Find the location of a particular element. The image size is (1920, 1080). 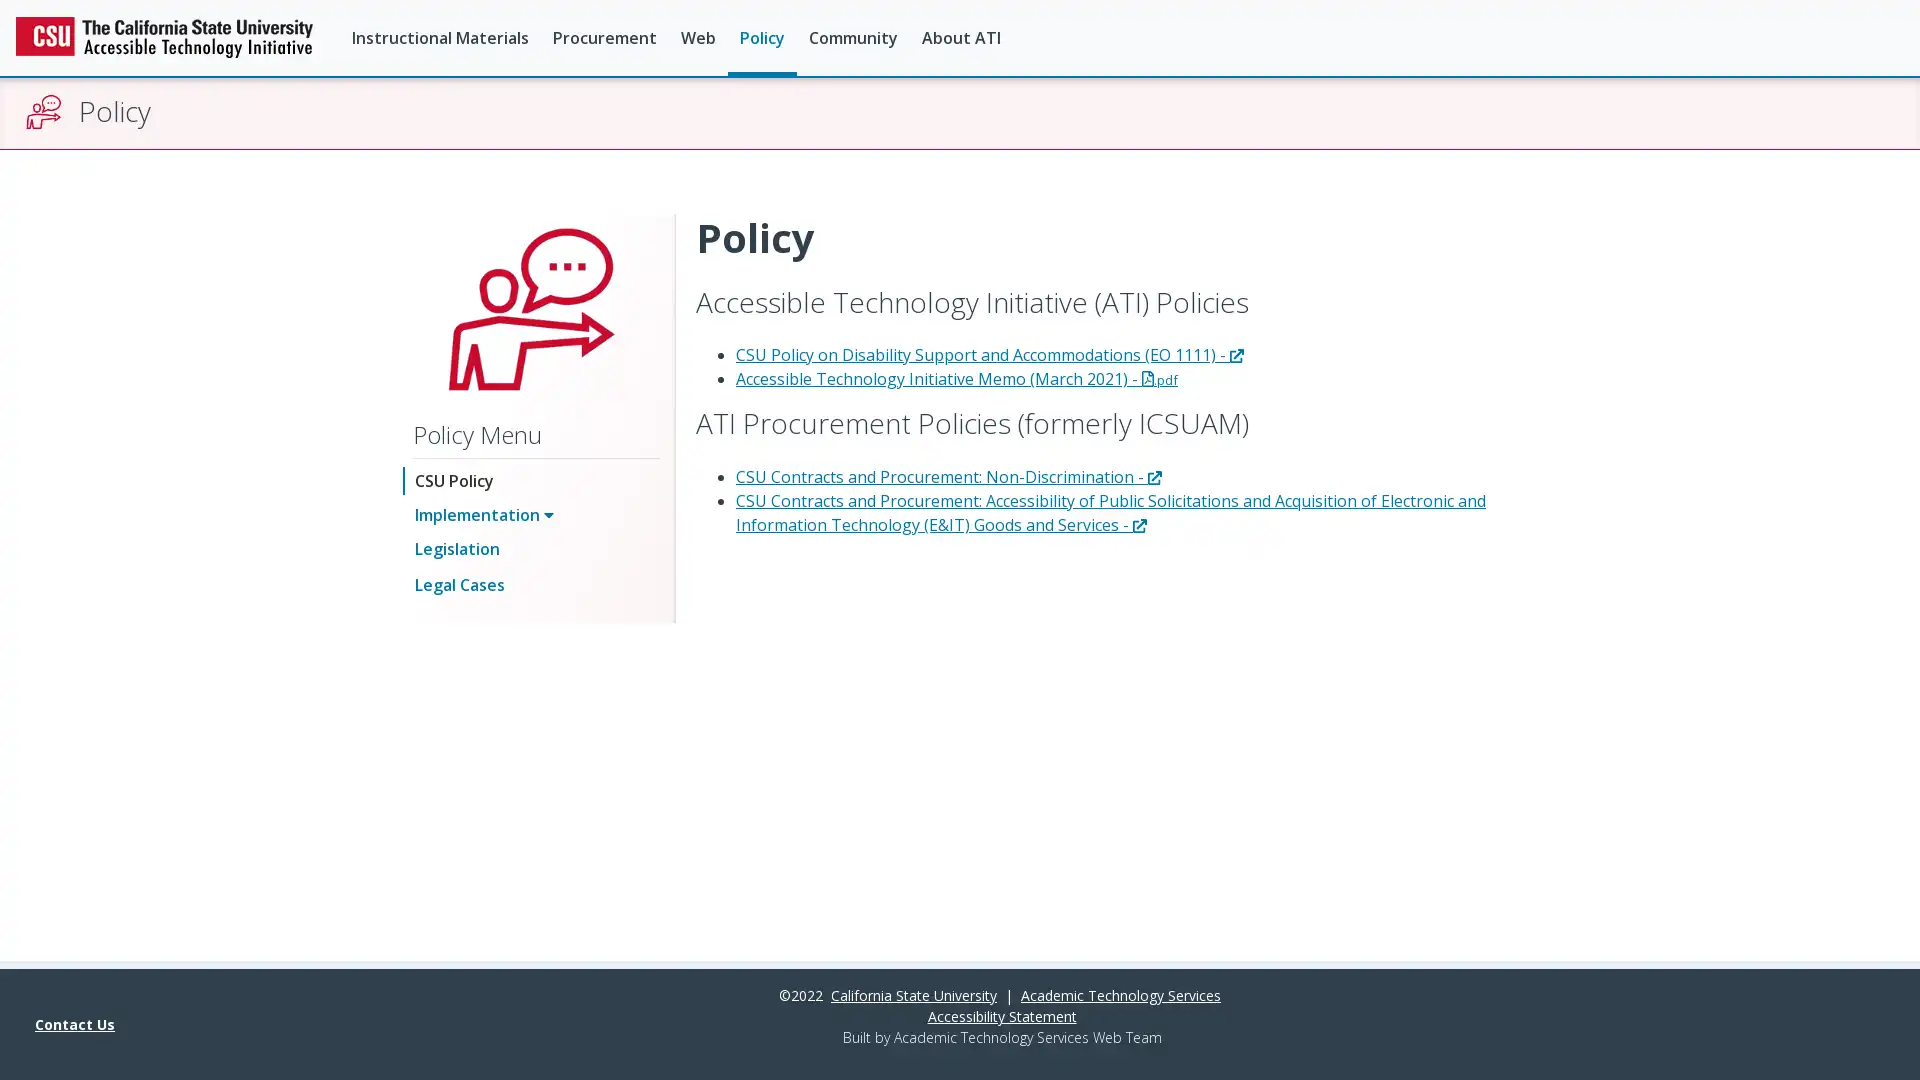

Implementation is located at coordinates (484, 512).